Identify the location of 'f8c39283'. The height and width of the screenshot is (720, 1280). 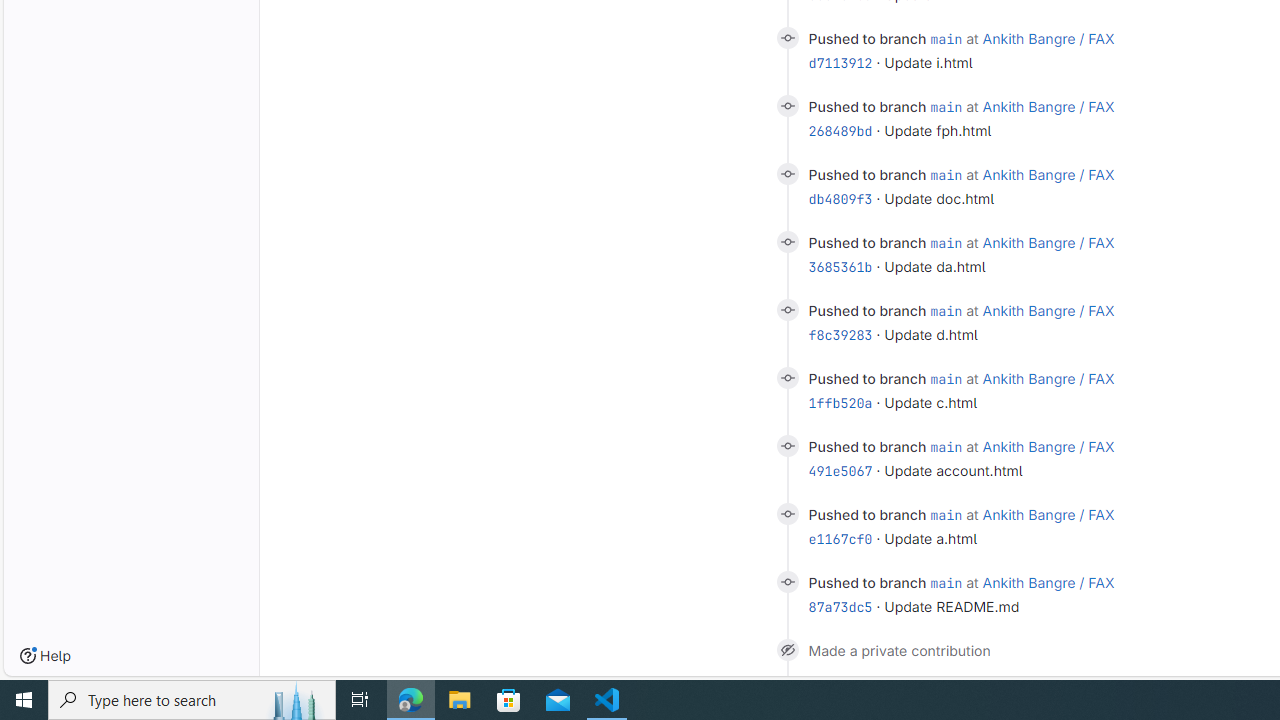
(840, 334).